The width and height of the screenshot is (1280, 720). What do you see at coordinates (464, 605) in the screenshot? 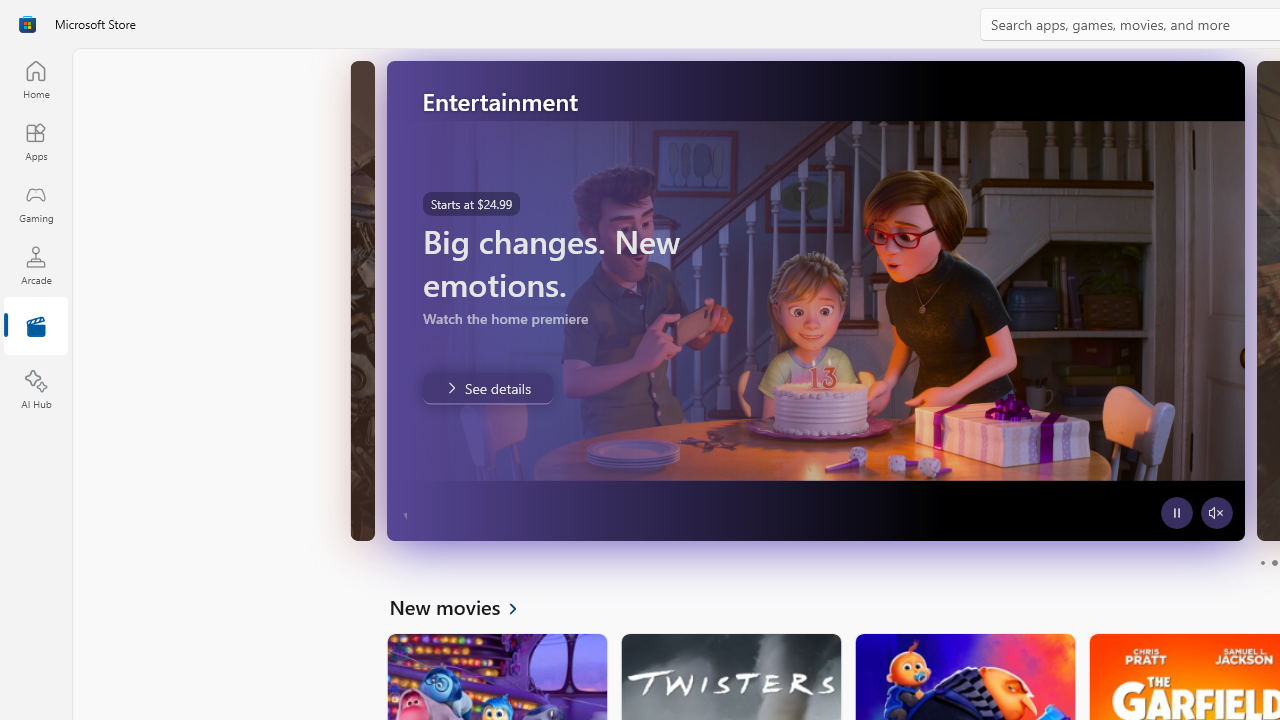
I see `'See all  New movies'` at bounding box center [464, 605].